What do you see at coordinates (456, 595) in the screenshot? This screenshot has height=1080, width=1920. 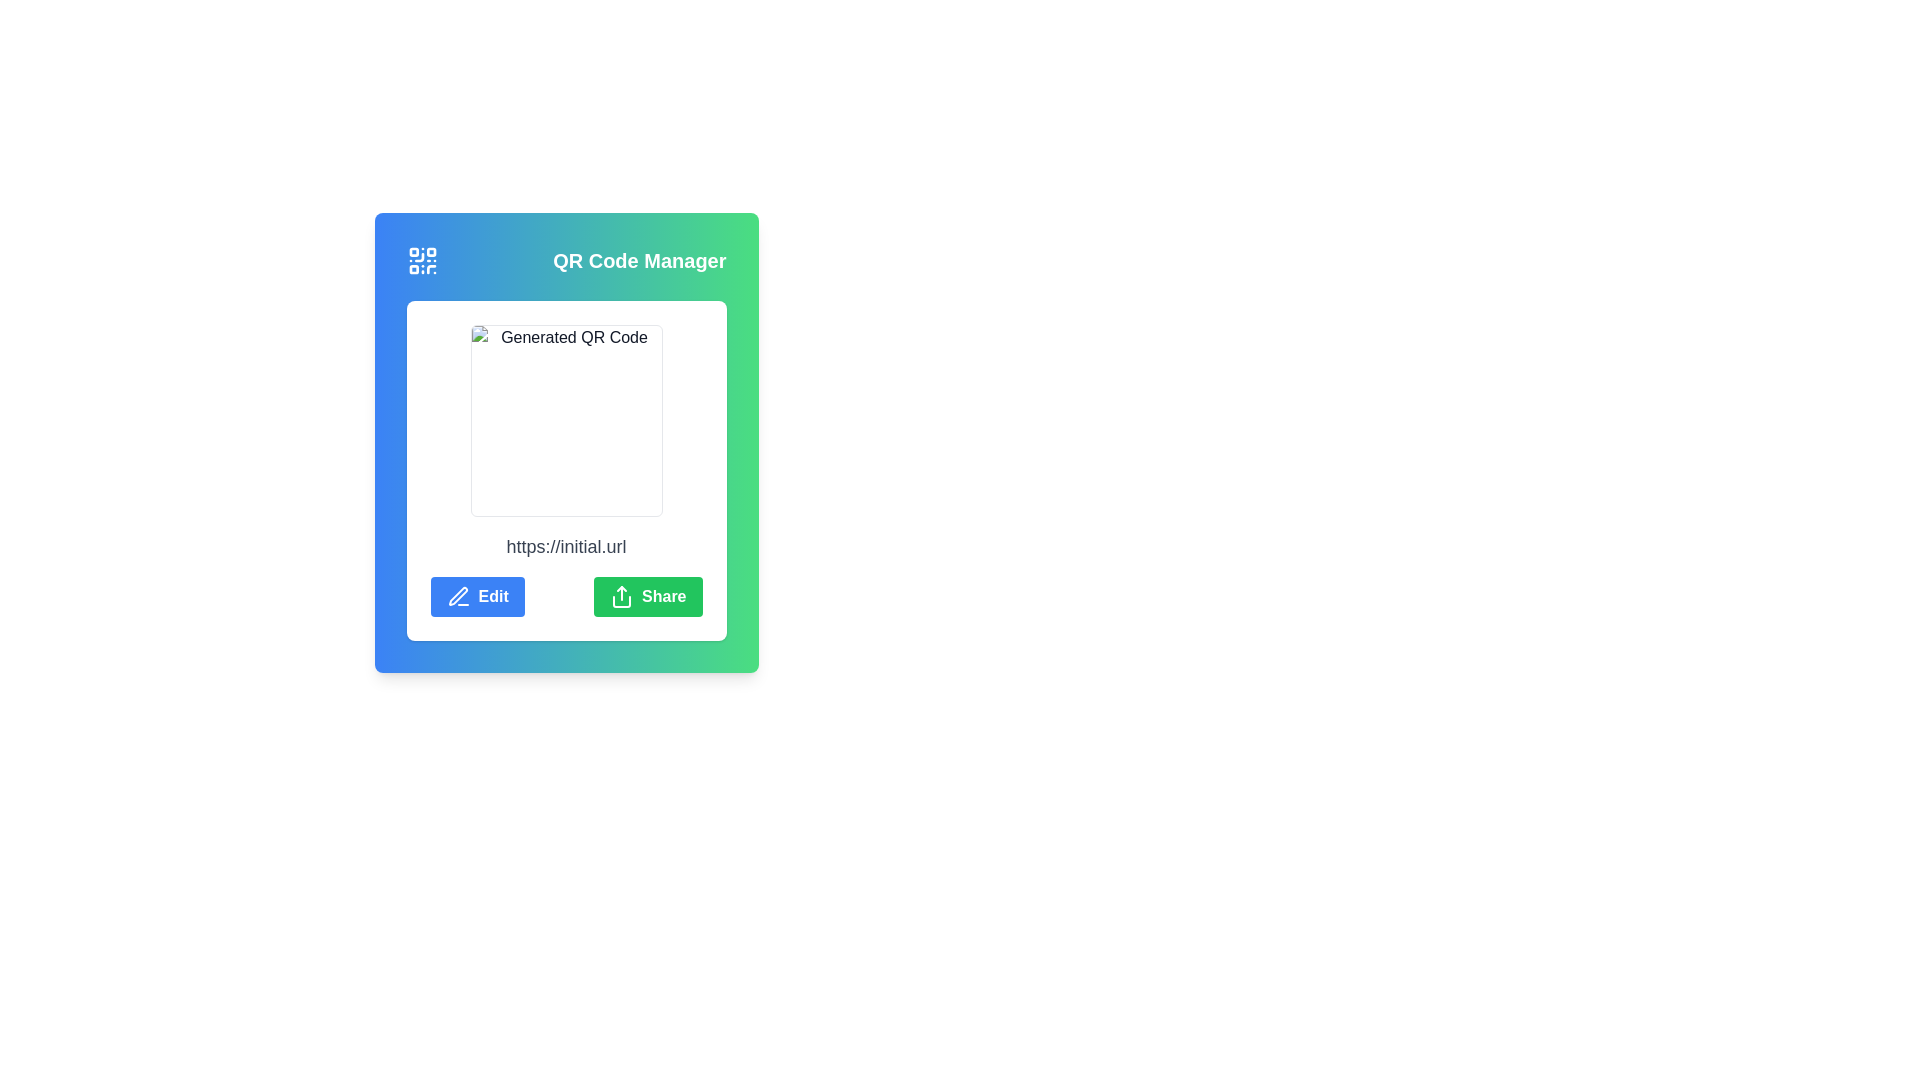 I see `the editing action icon located at the middle left of the interface, which is likely used for modifying a QR code or associated text` at bounding box center [456, 595].